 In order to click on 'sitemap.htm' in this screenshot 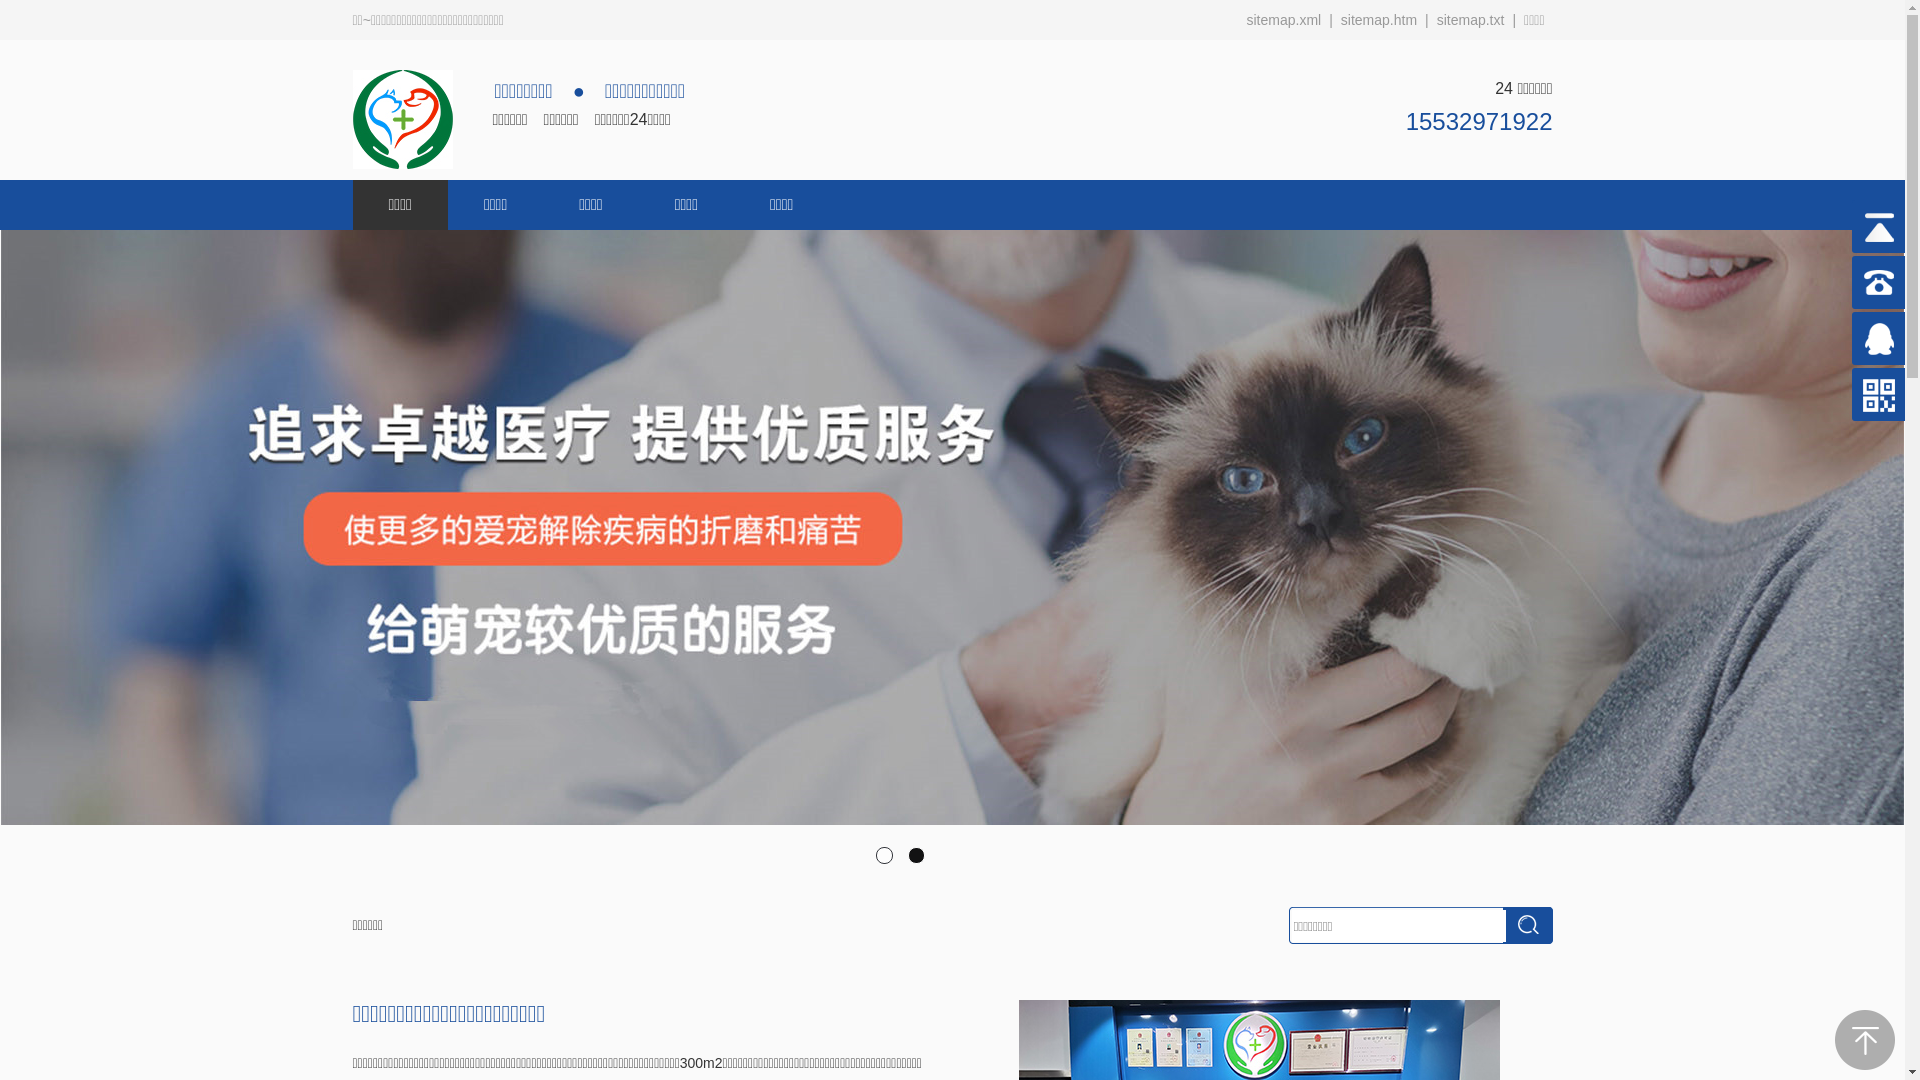, I will do `click(1333, 19)`.